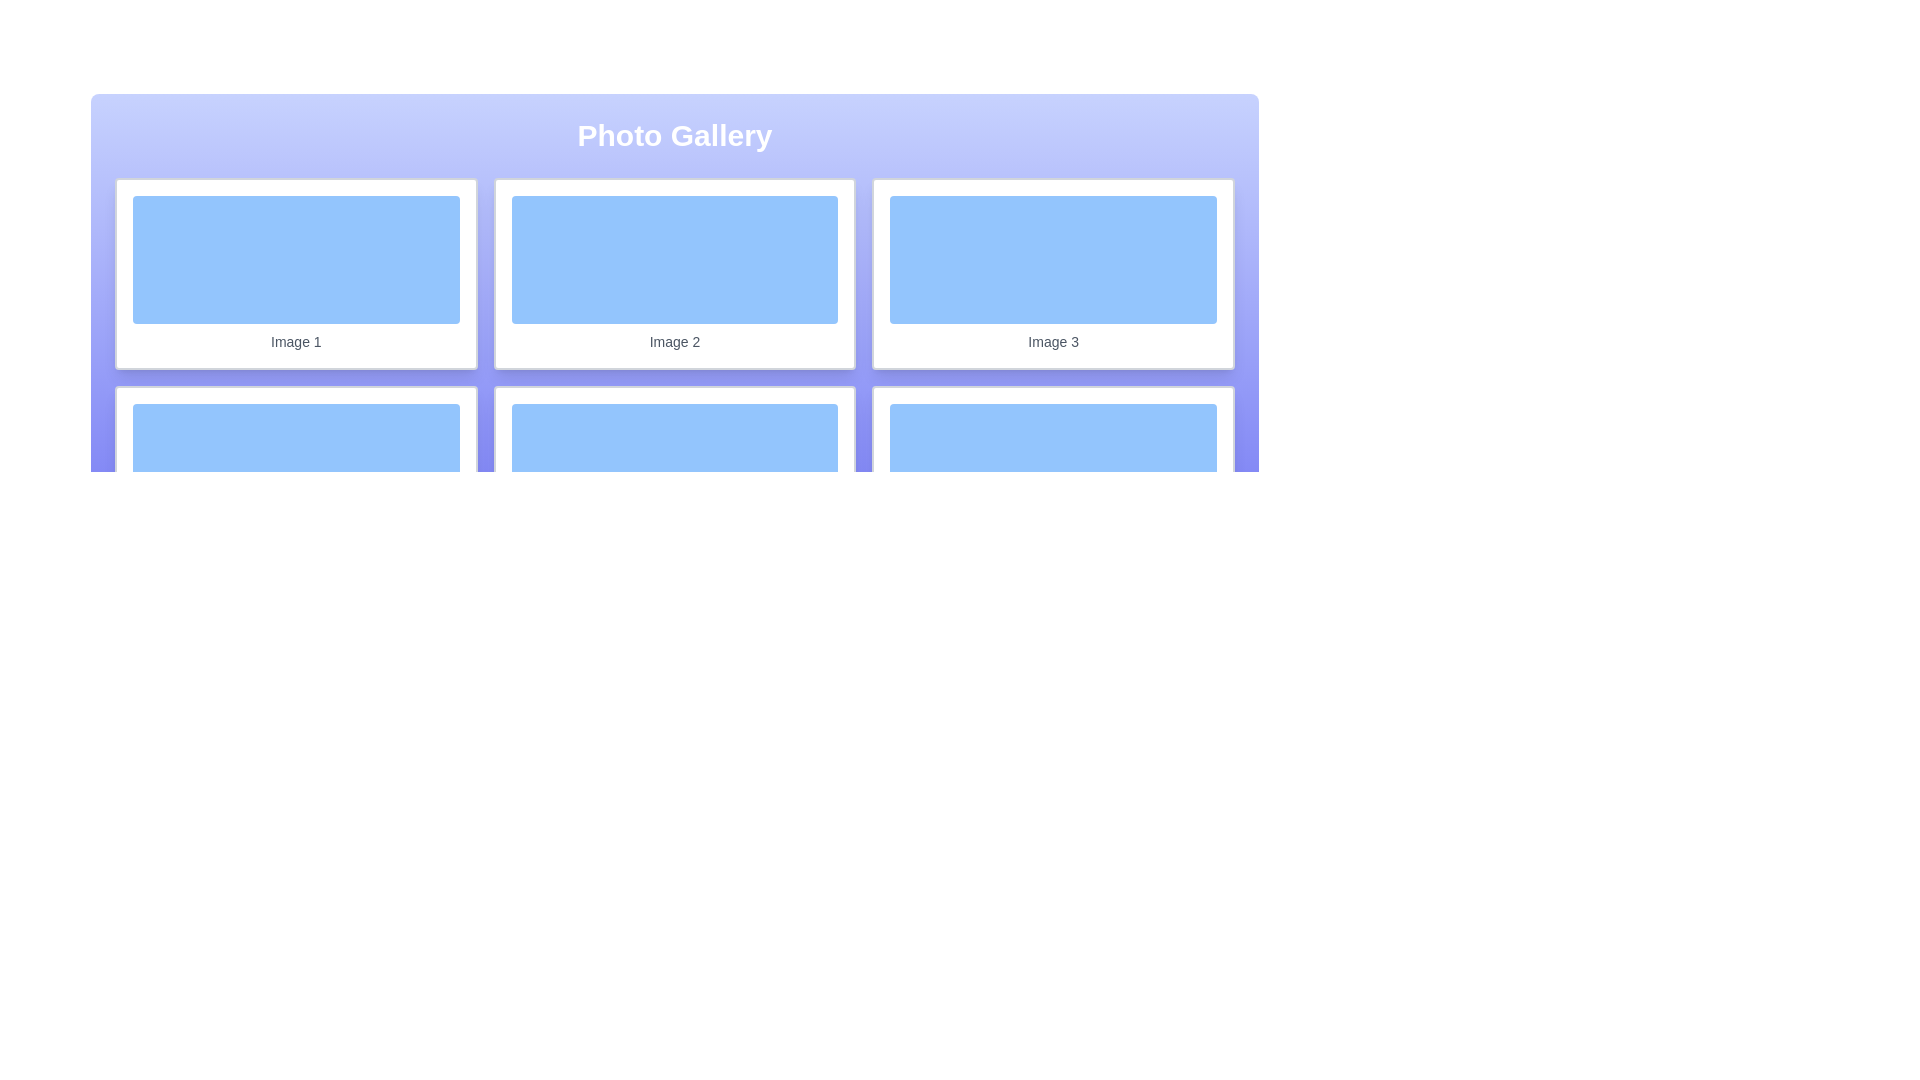  What do you see at coordinates (675, 273) in the screenshot?
I see `the image display card component, which is the second item in the first row of a grid layout, for interaction` at bounding box center [675, 273].